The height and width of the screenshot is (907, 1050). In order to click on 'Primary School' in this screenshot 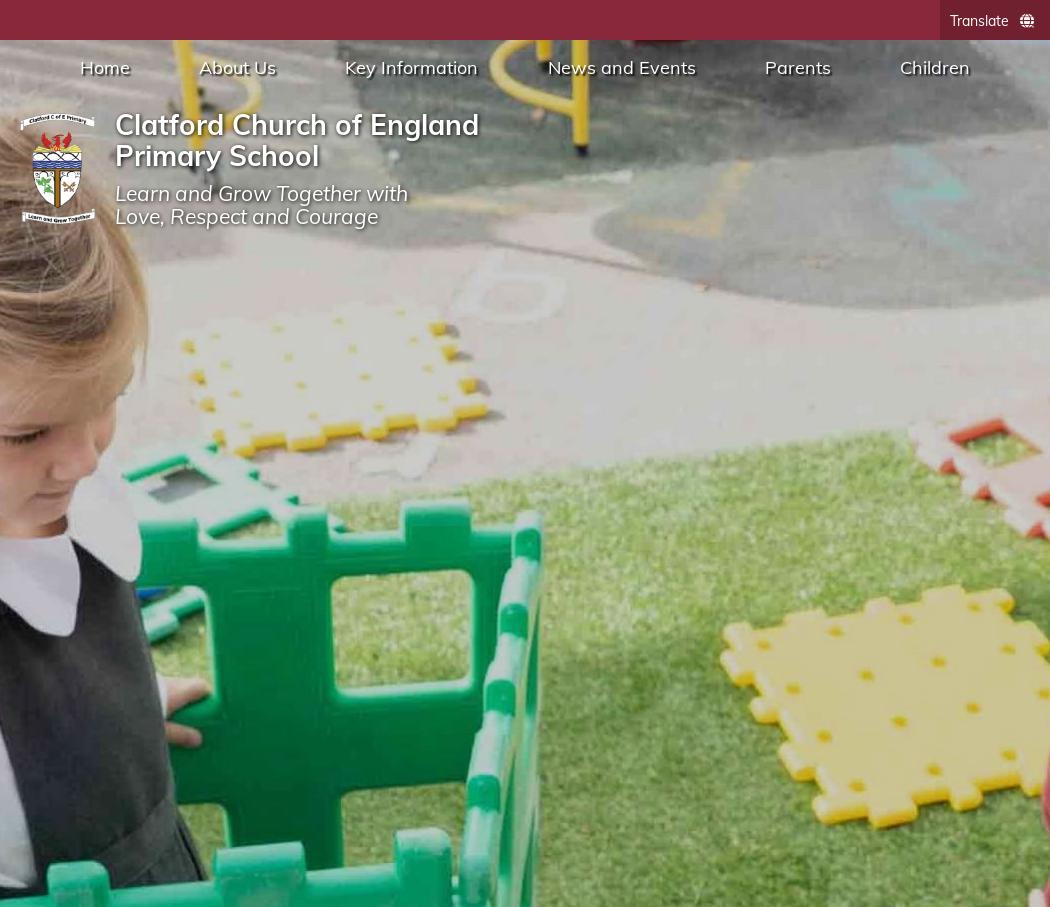, I will do `click(216, 154)`.